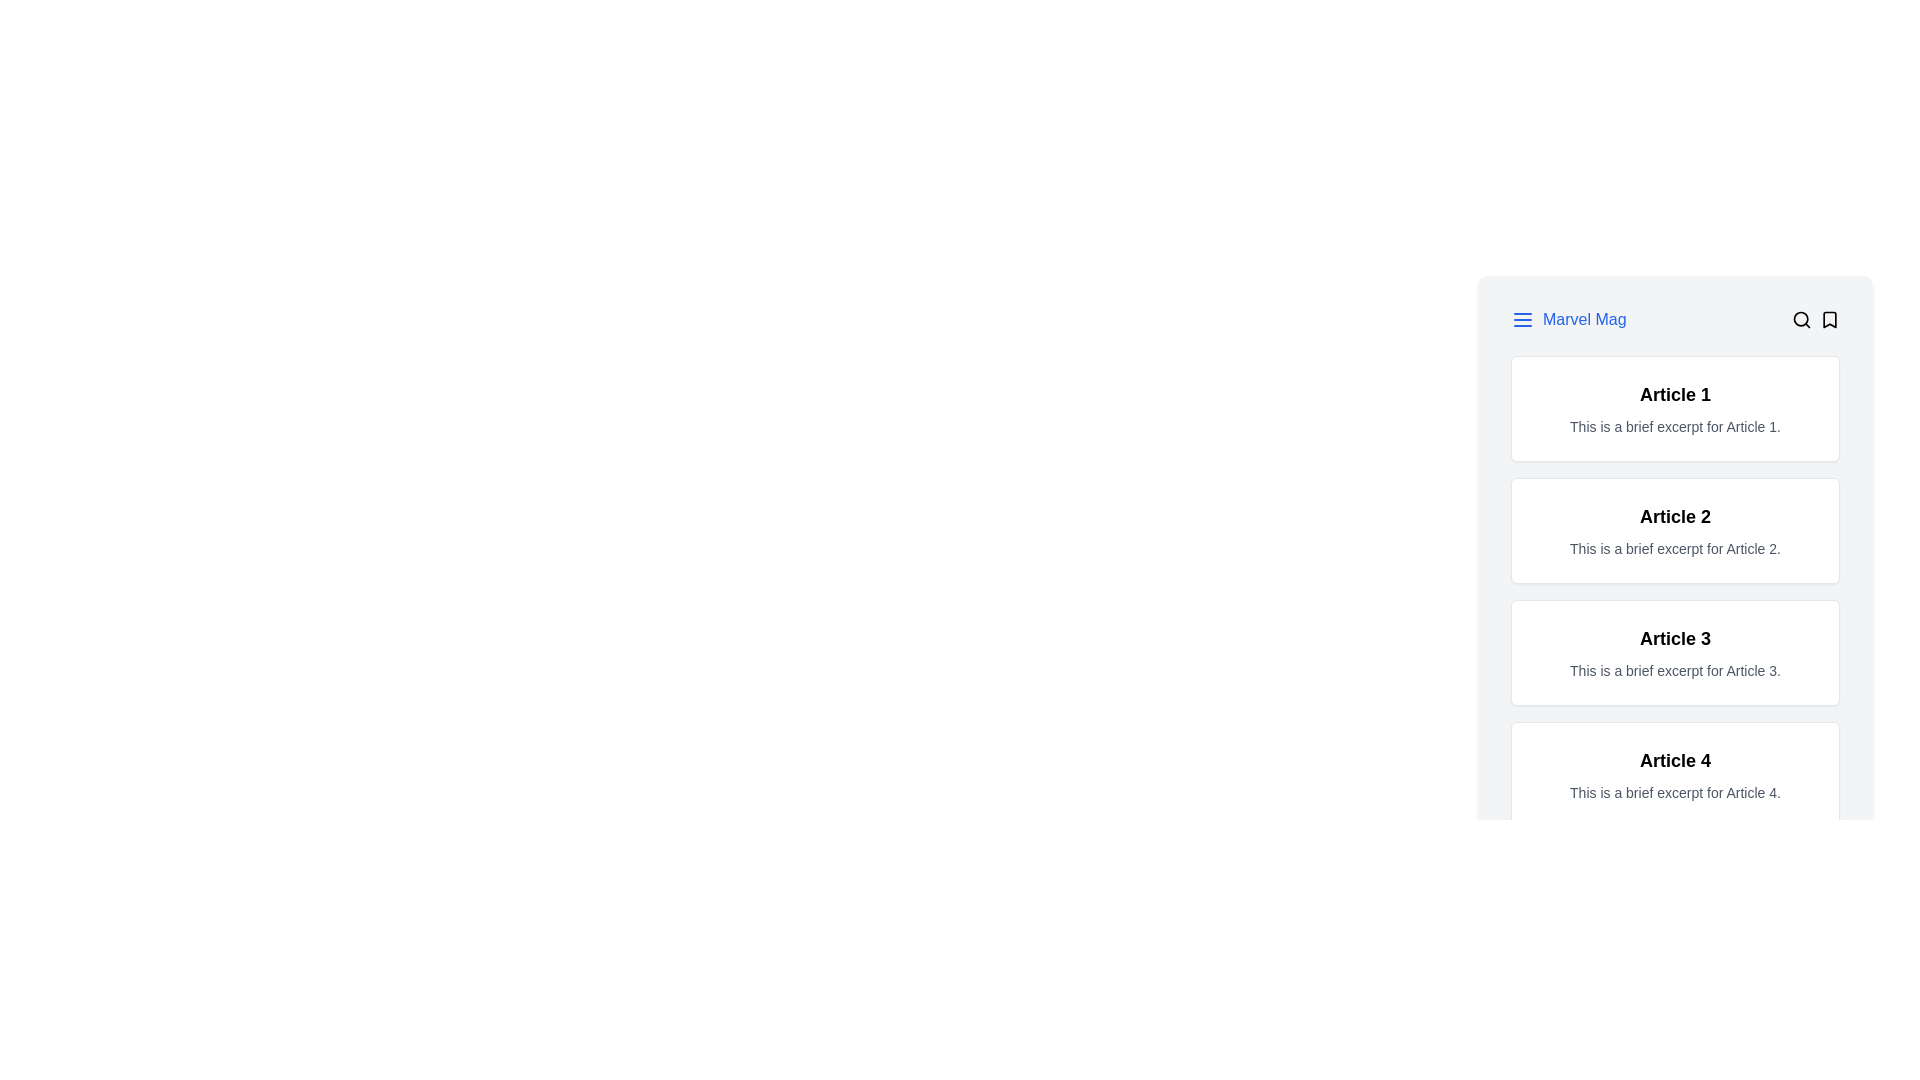 This screenshot has width=1920, height=1080. Describe the element at coordinates (1675, 407) in the screenshot. I see `the first article summary card displayed in the vertical grid layout, located below the header of the interface` at that location.